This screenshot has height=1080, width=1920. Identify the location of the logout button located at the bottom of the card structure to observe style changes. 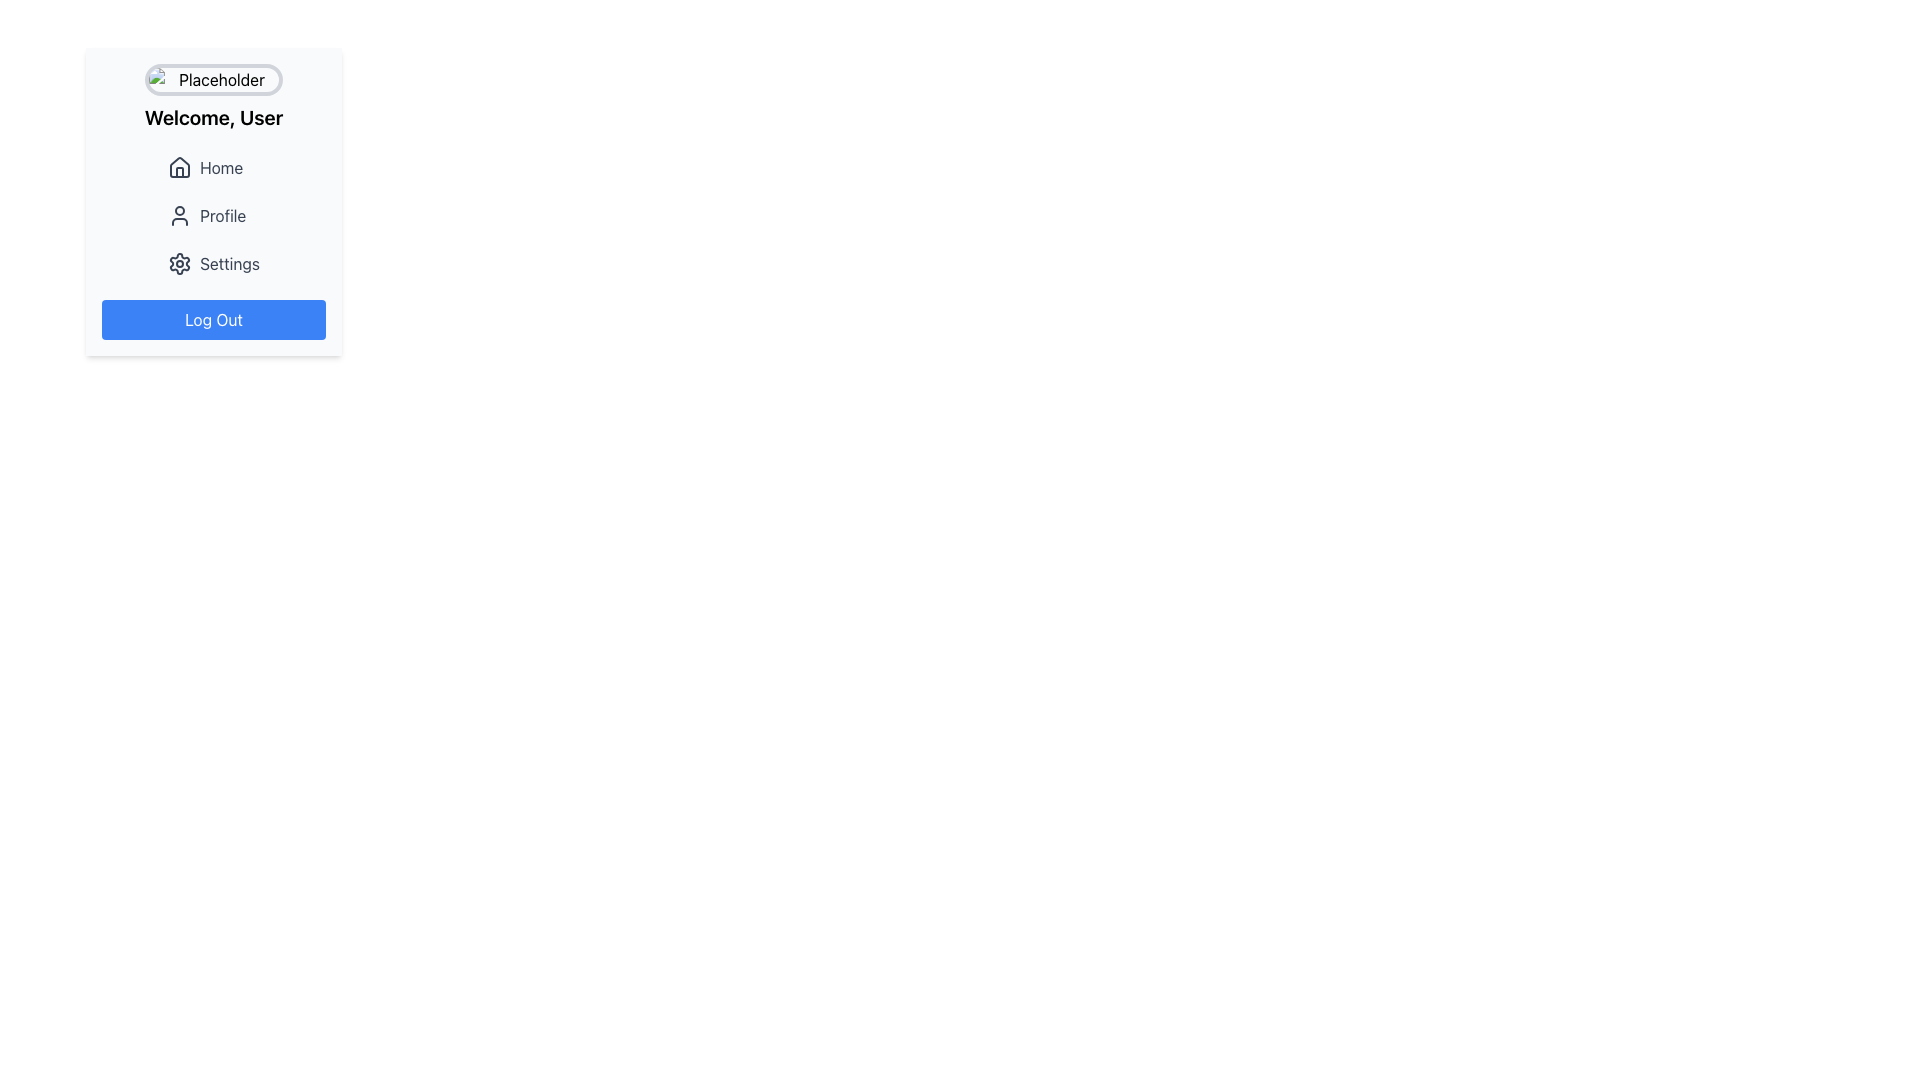
(214, 319).